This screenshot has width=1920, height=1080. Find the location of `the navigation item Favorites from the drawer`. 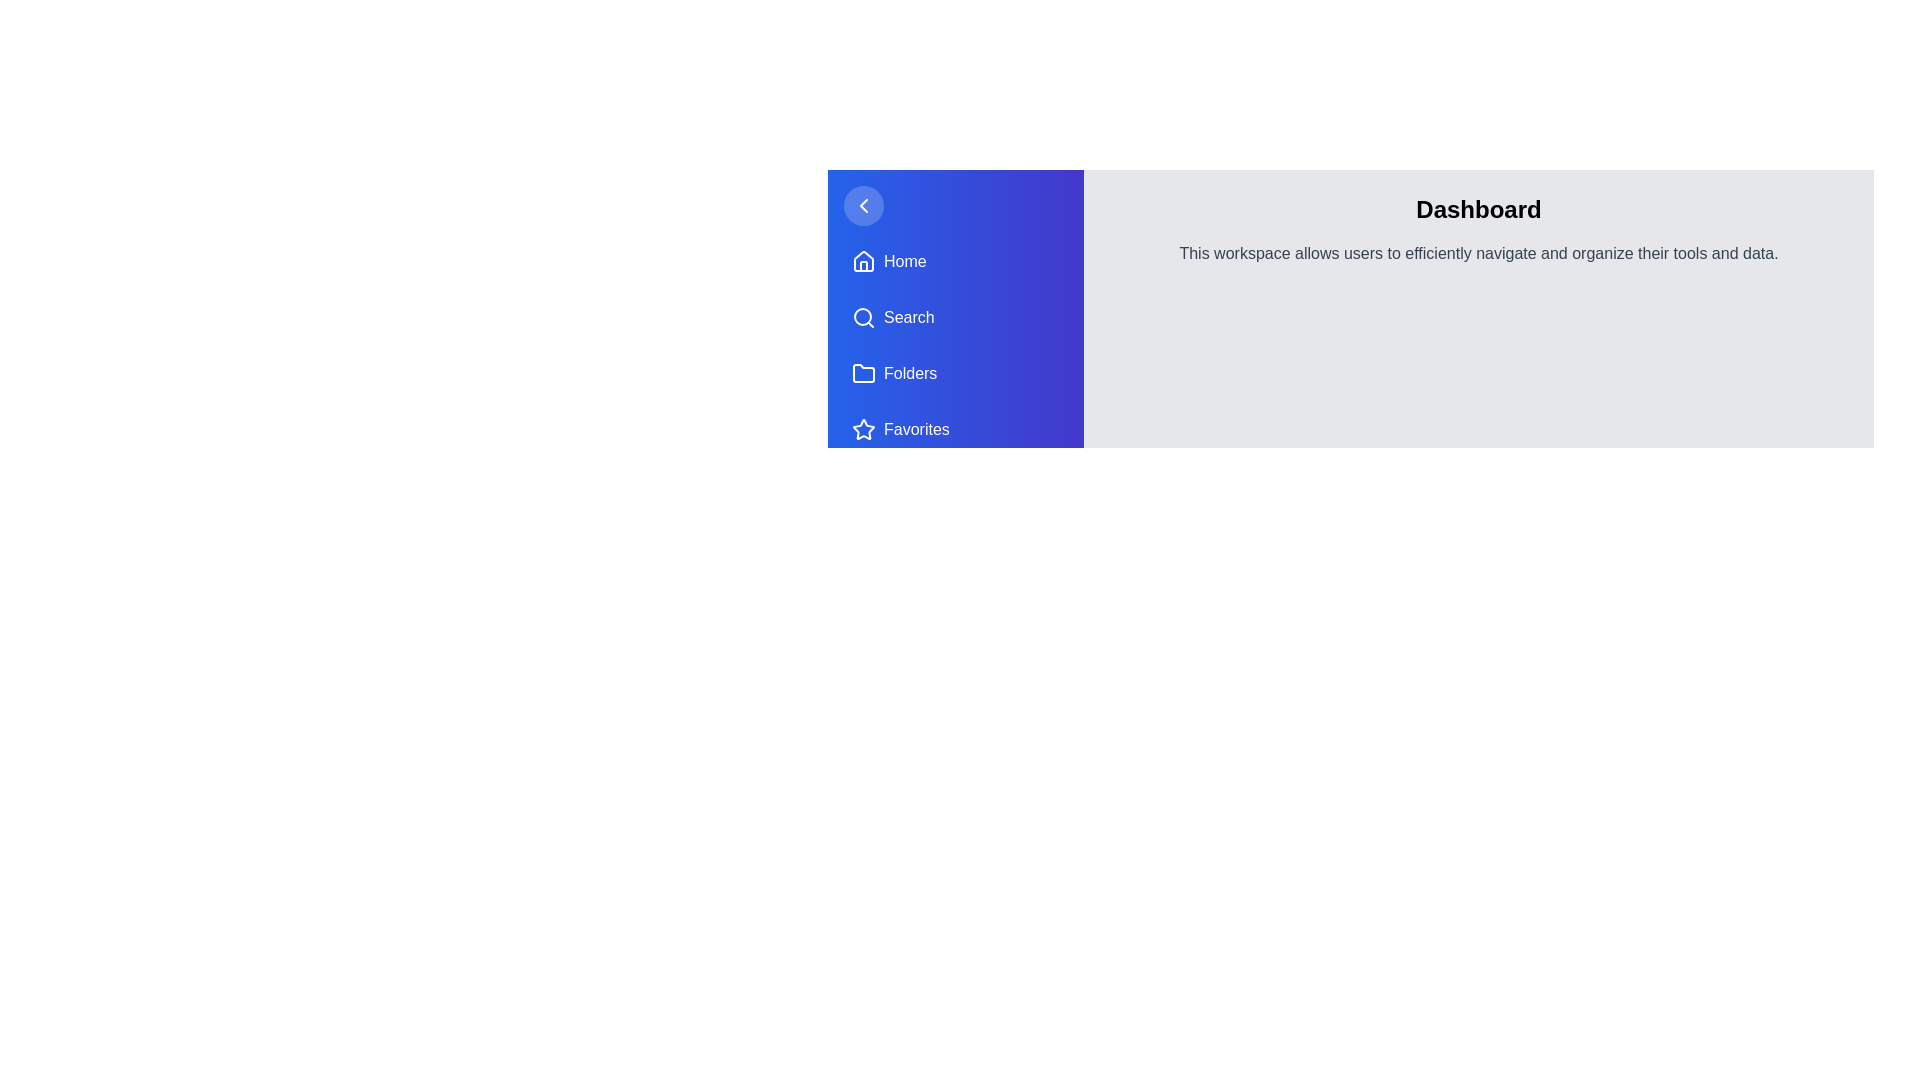

the navigation item Favorites from the drawer is located at coordinates (954, 428).